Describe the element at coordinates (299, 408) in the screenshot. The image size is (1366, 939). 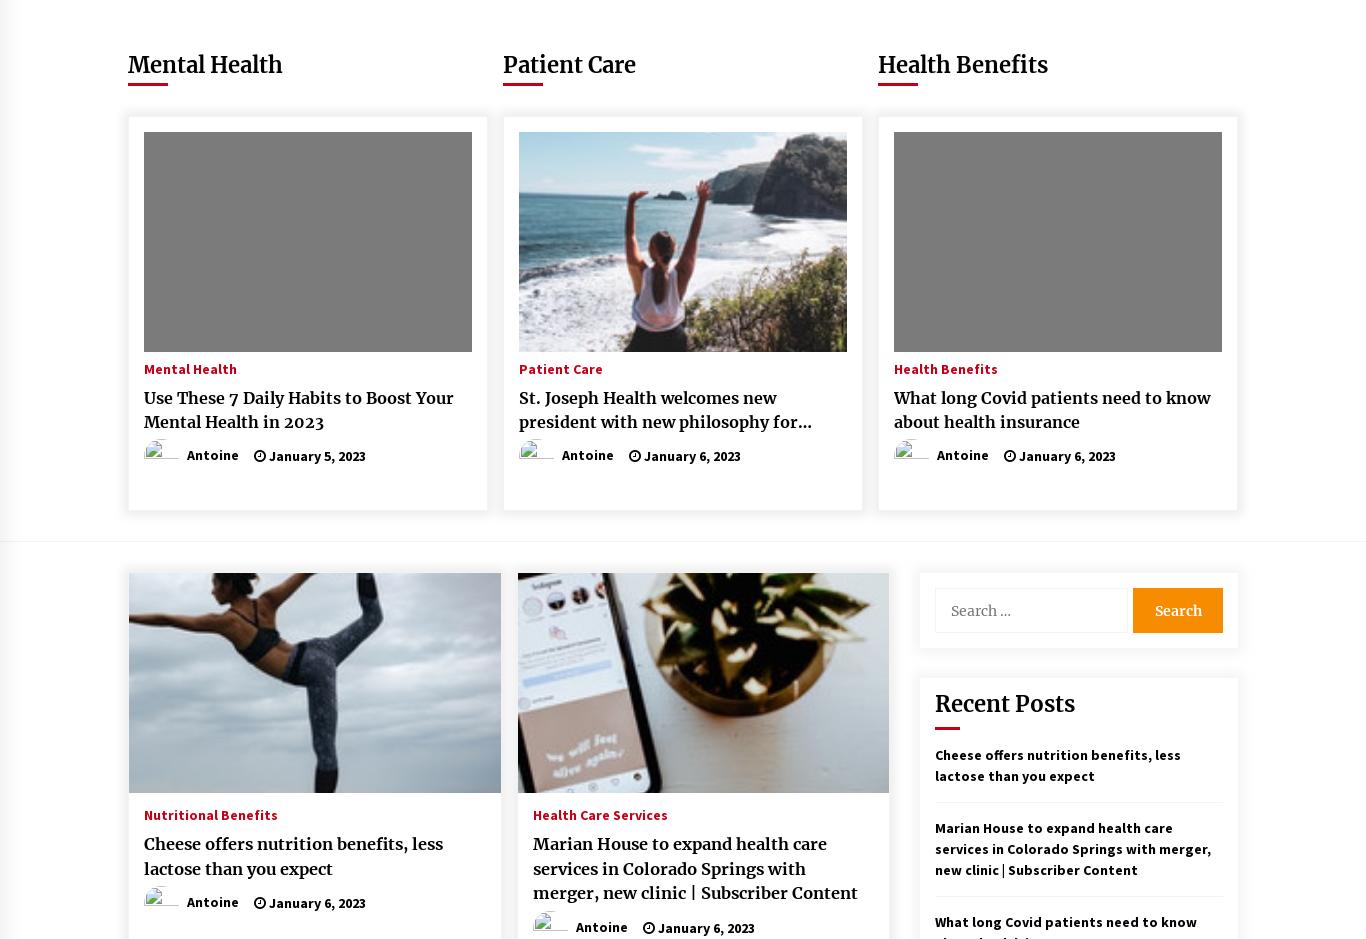
I see `'Use These 7 Daily Habits to Boost Your Mental Health in 2023'` at that location.